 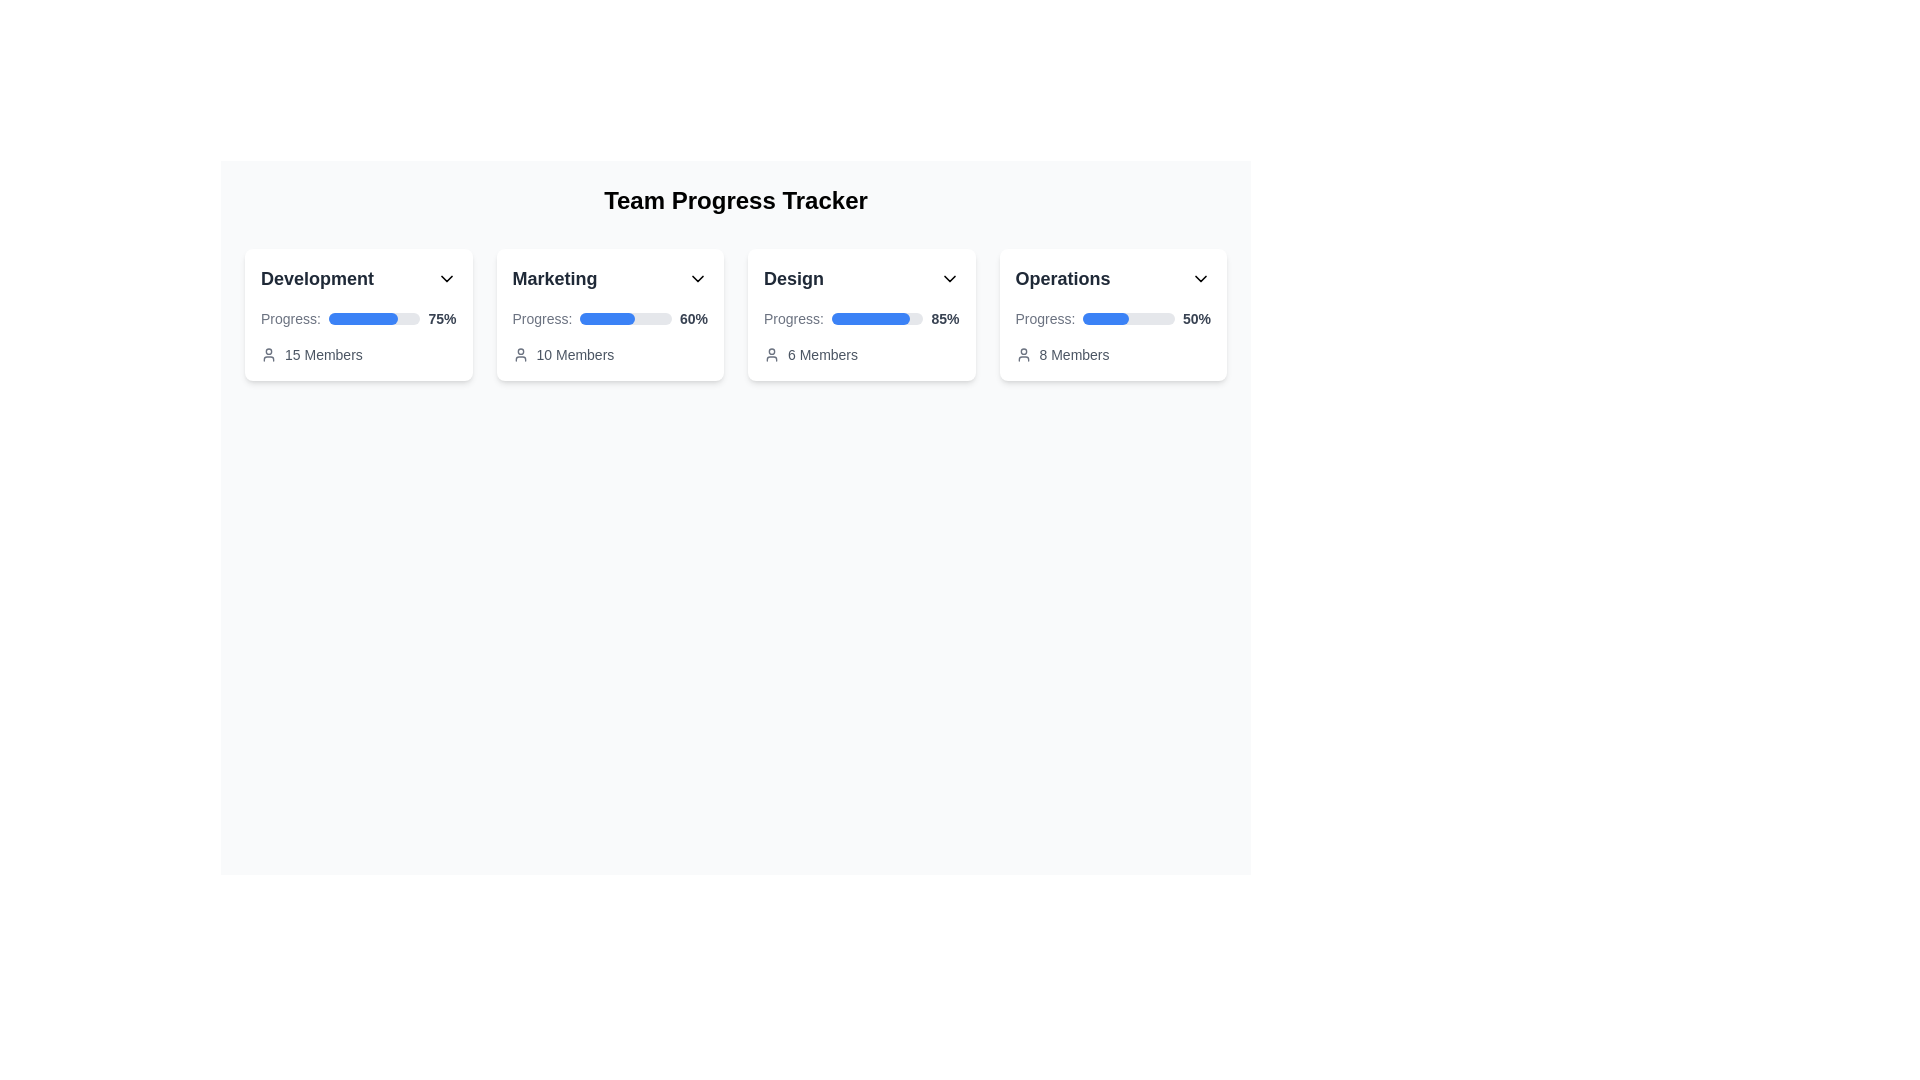 I want to click on the chevron icon located on the far right of the 'Operations' panel header, so click(x=1200, y=278).